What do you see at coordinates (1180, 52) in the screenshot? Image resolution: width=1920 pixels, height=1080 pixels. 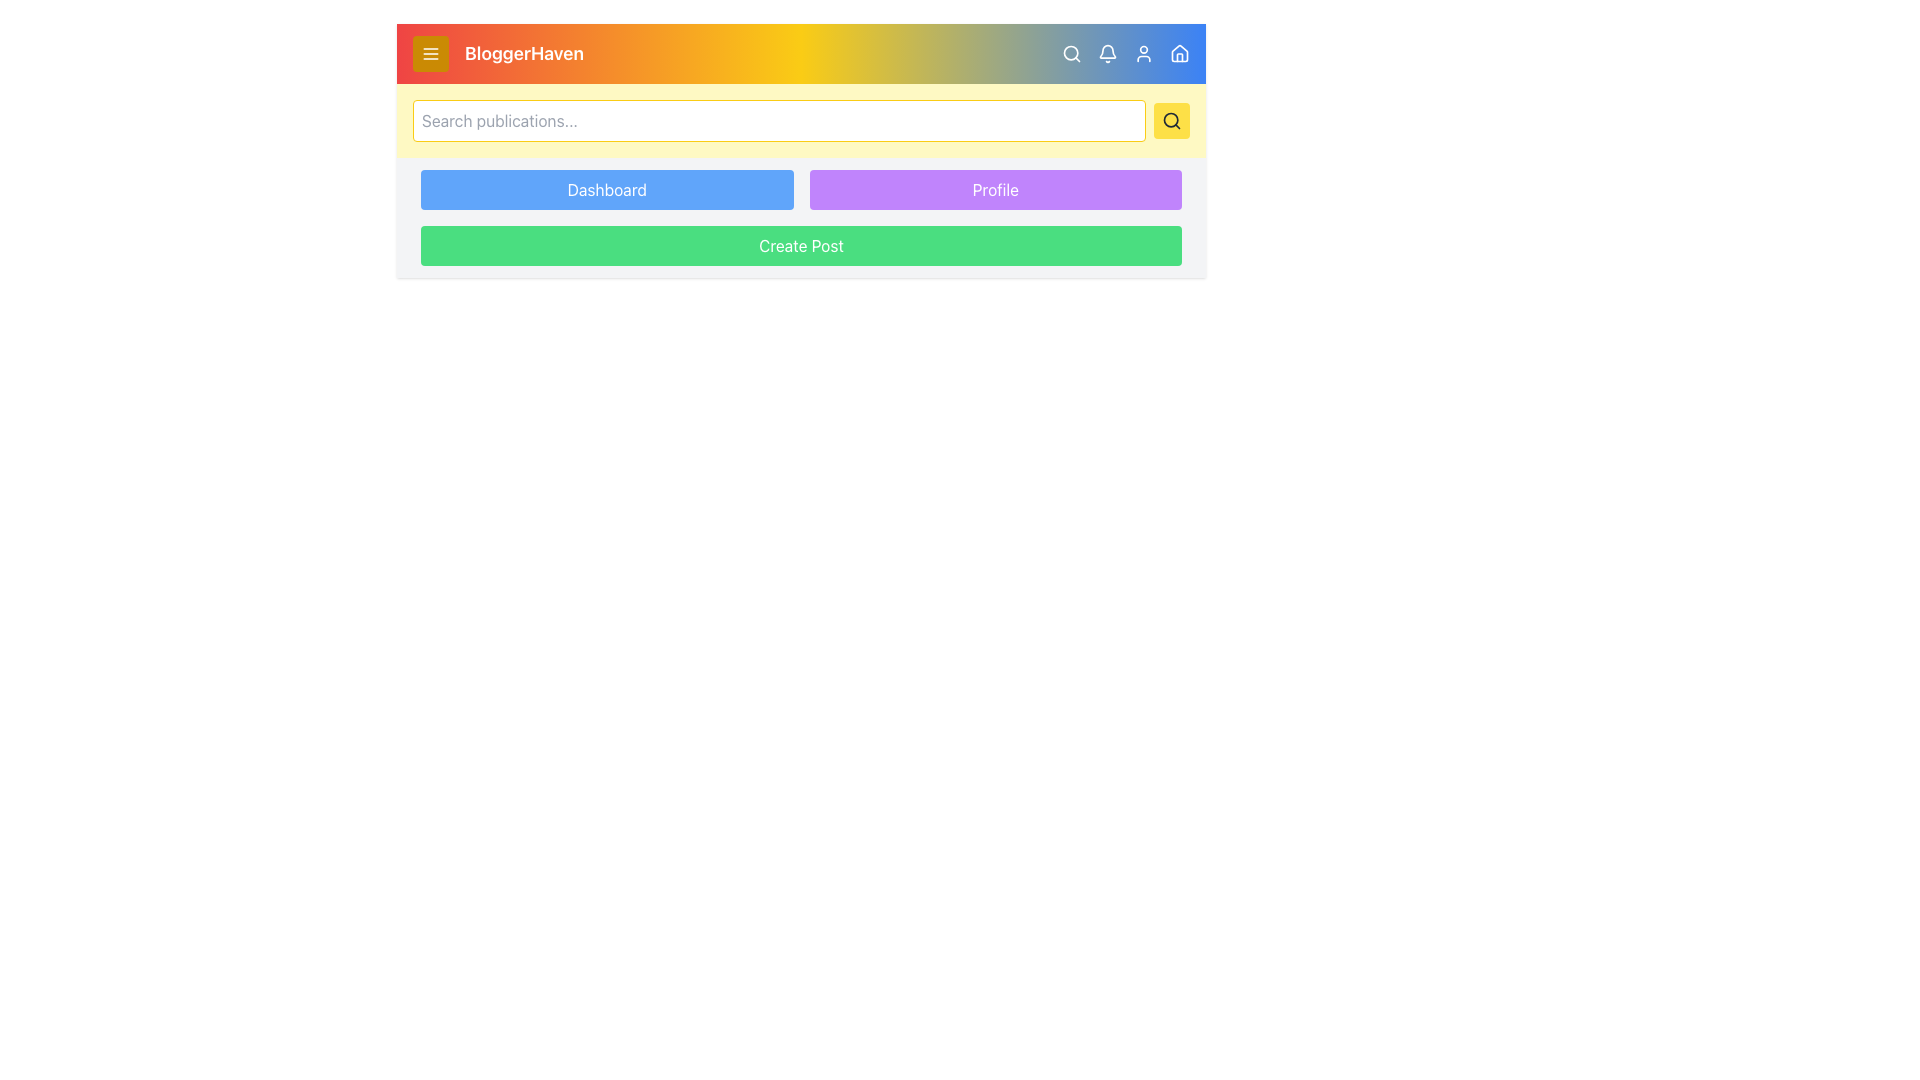 I see `the home icon located in the top right corner of the navigation bar, which provides navigation to the main or dashboard page of the application` at bounding box center [1180, 52].